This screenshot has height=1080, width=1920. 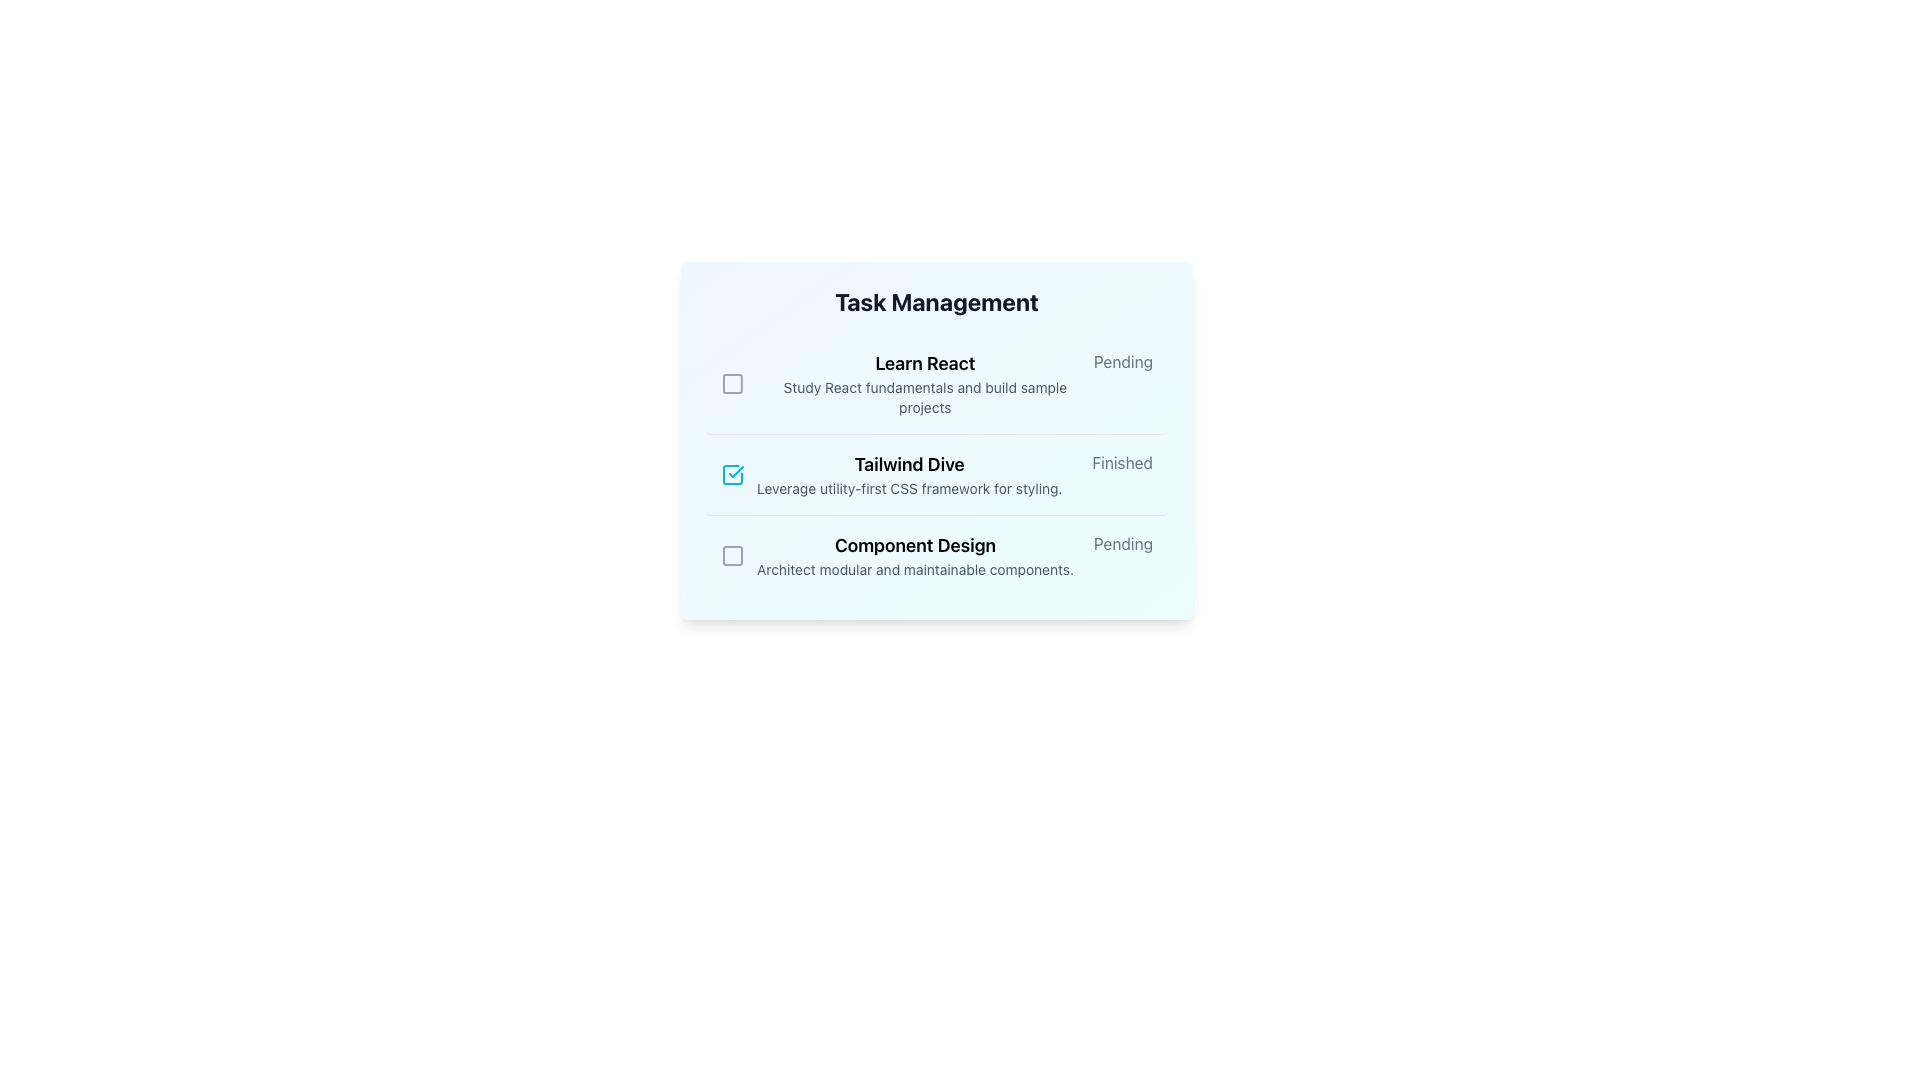 I want to click on the text label displaying 'Pending' in light gray color, located at the top-right side of the task entry labeled 'Learn React', so click(x=1123, y=362).